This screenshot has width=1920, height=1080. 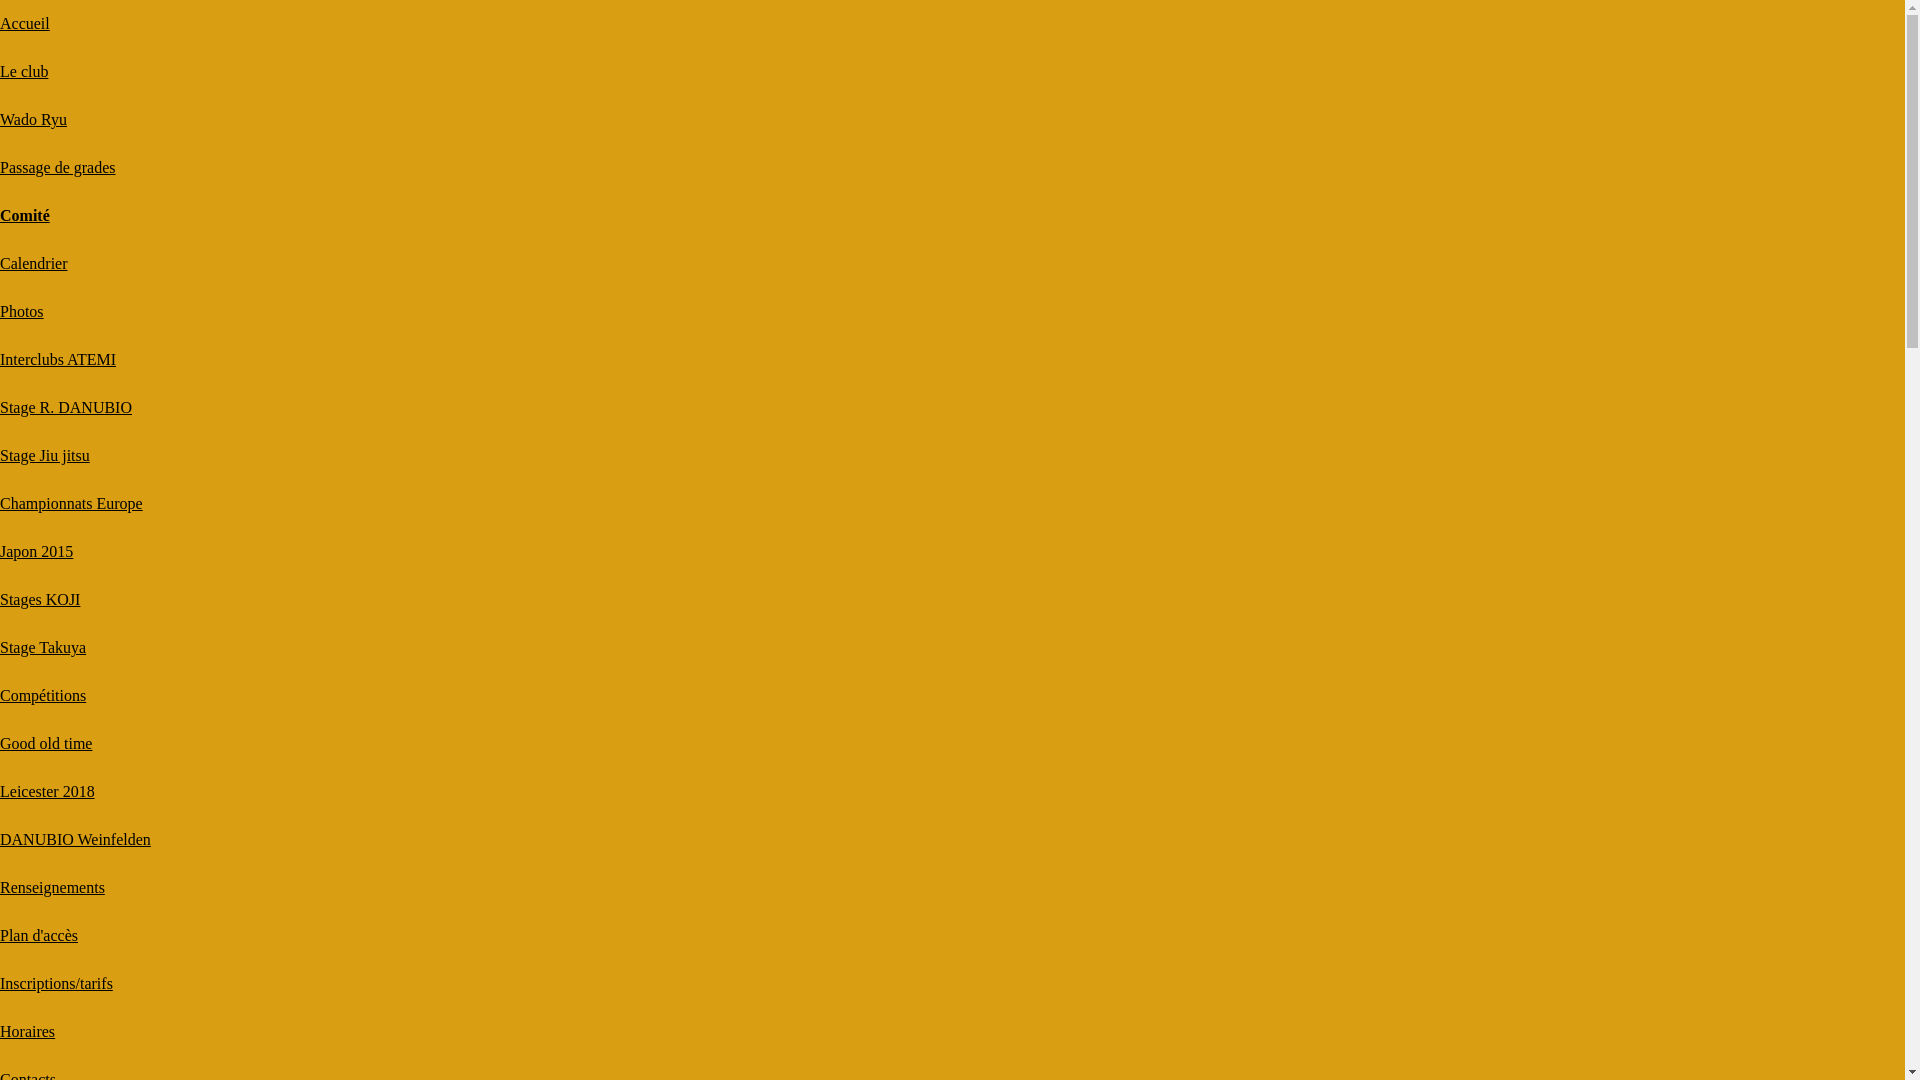 What do you see at coordinates (39, 598) in the screenshot?
I see `'Stages KOJI'` at bounding box center [39, 598].